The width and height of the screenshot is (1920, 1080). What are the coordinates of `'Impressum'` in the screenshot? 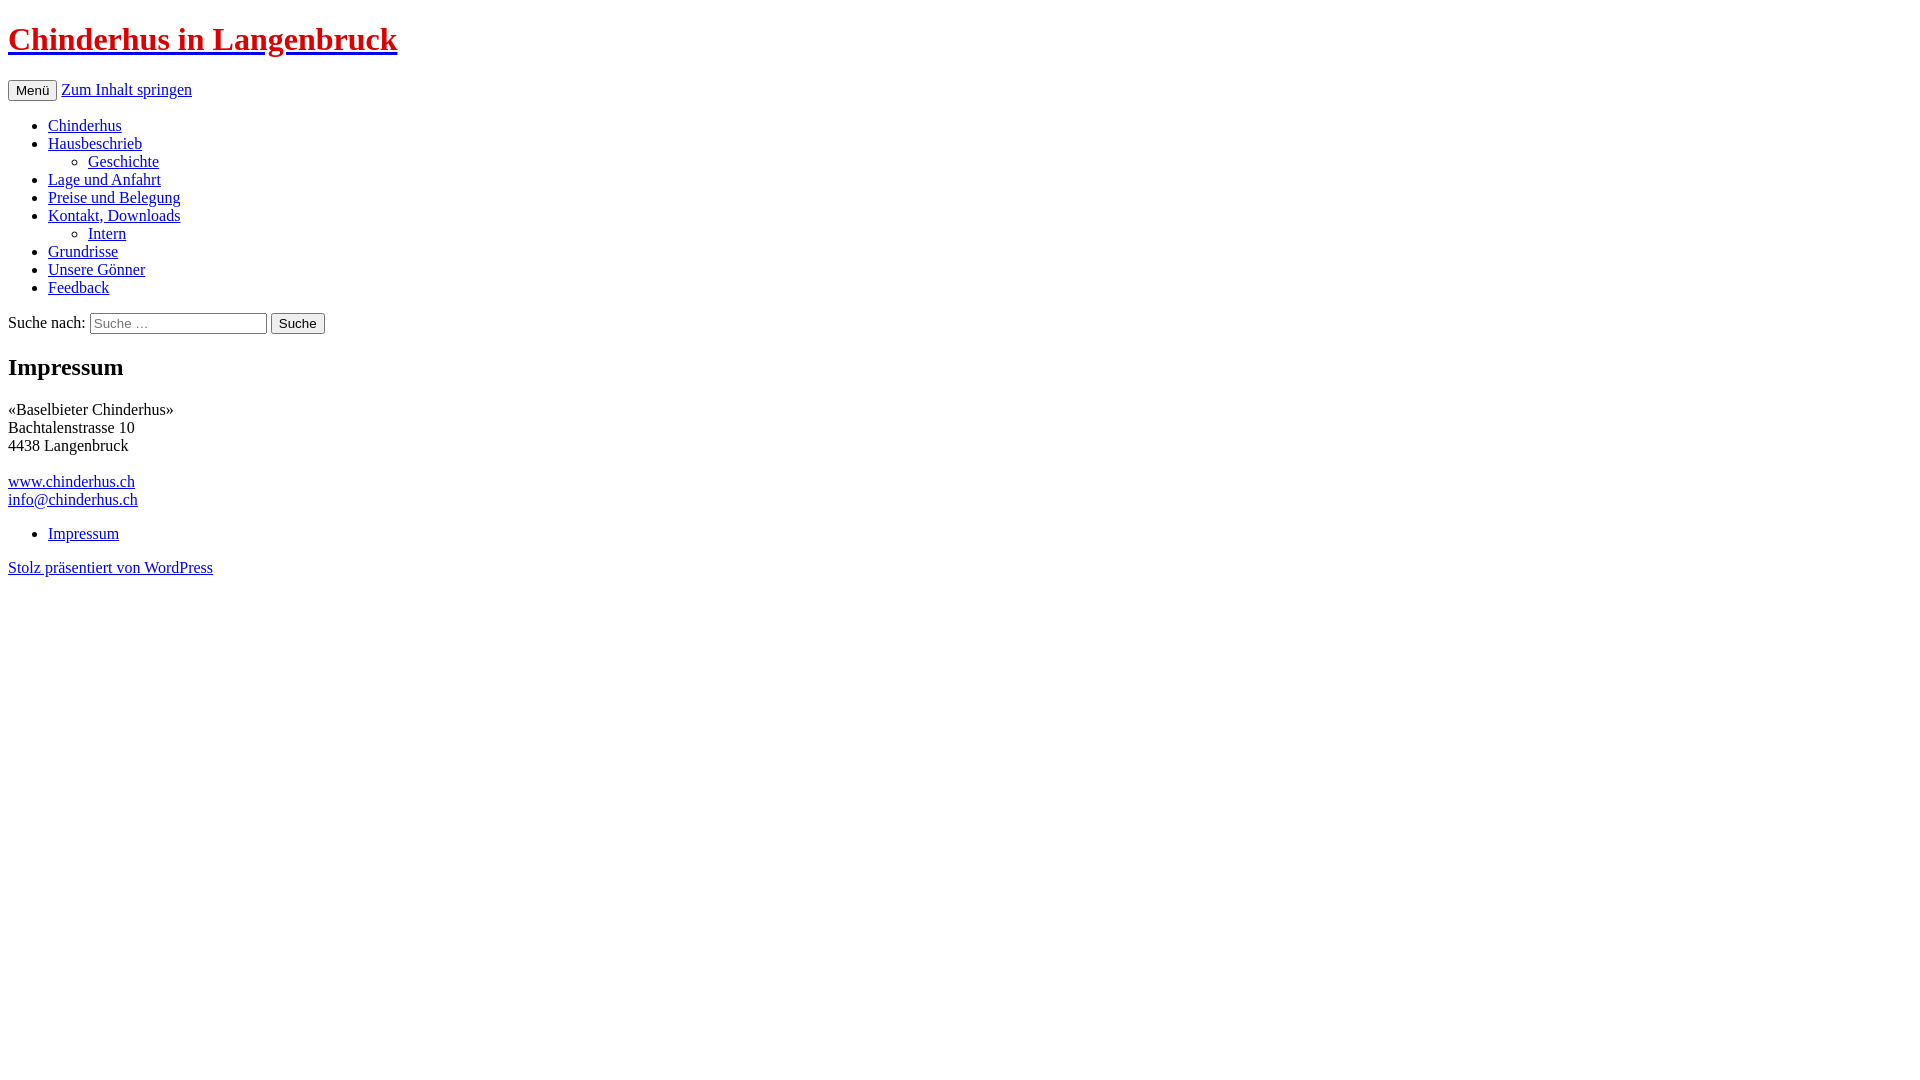 It's located at (82, 532).